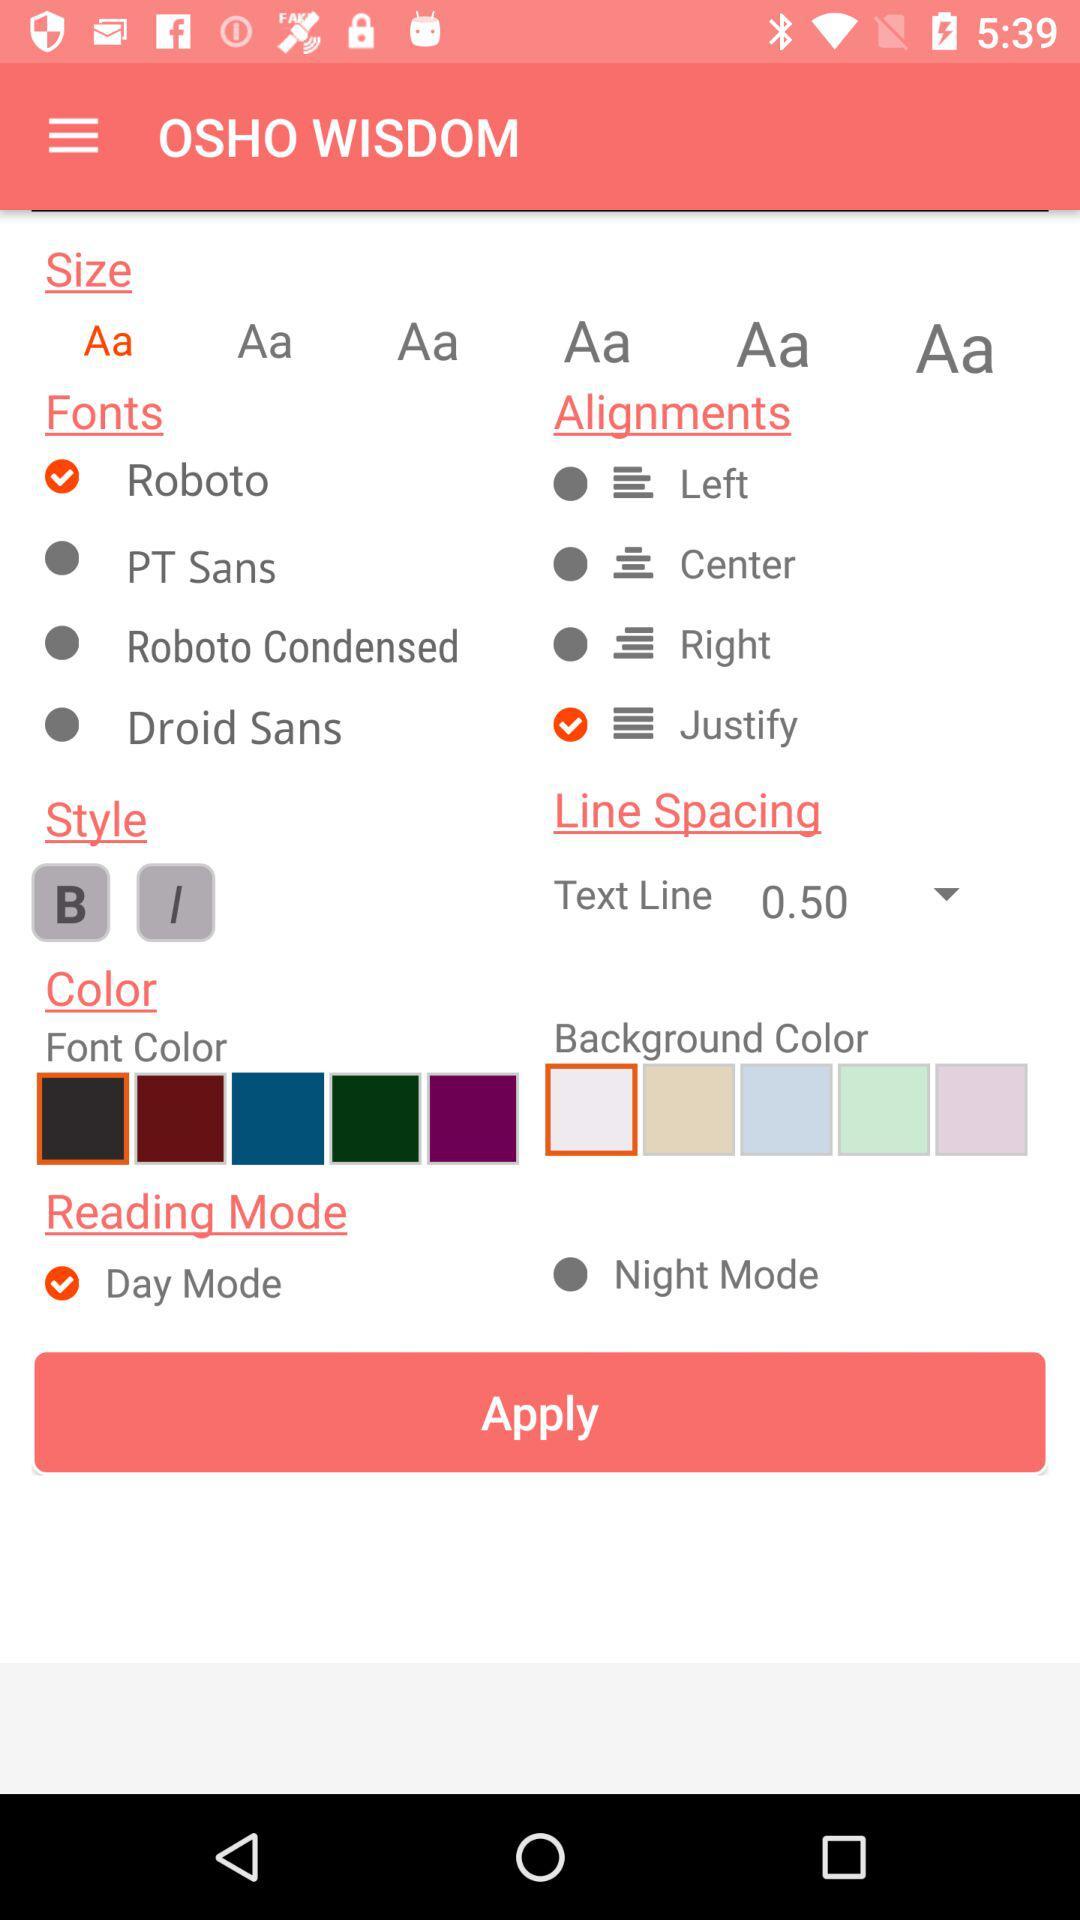  What do you see at coordinates (980, 1108) in the screenshot?
I see `font color` at bounding box center [980, 1108].